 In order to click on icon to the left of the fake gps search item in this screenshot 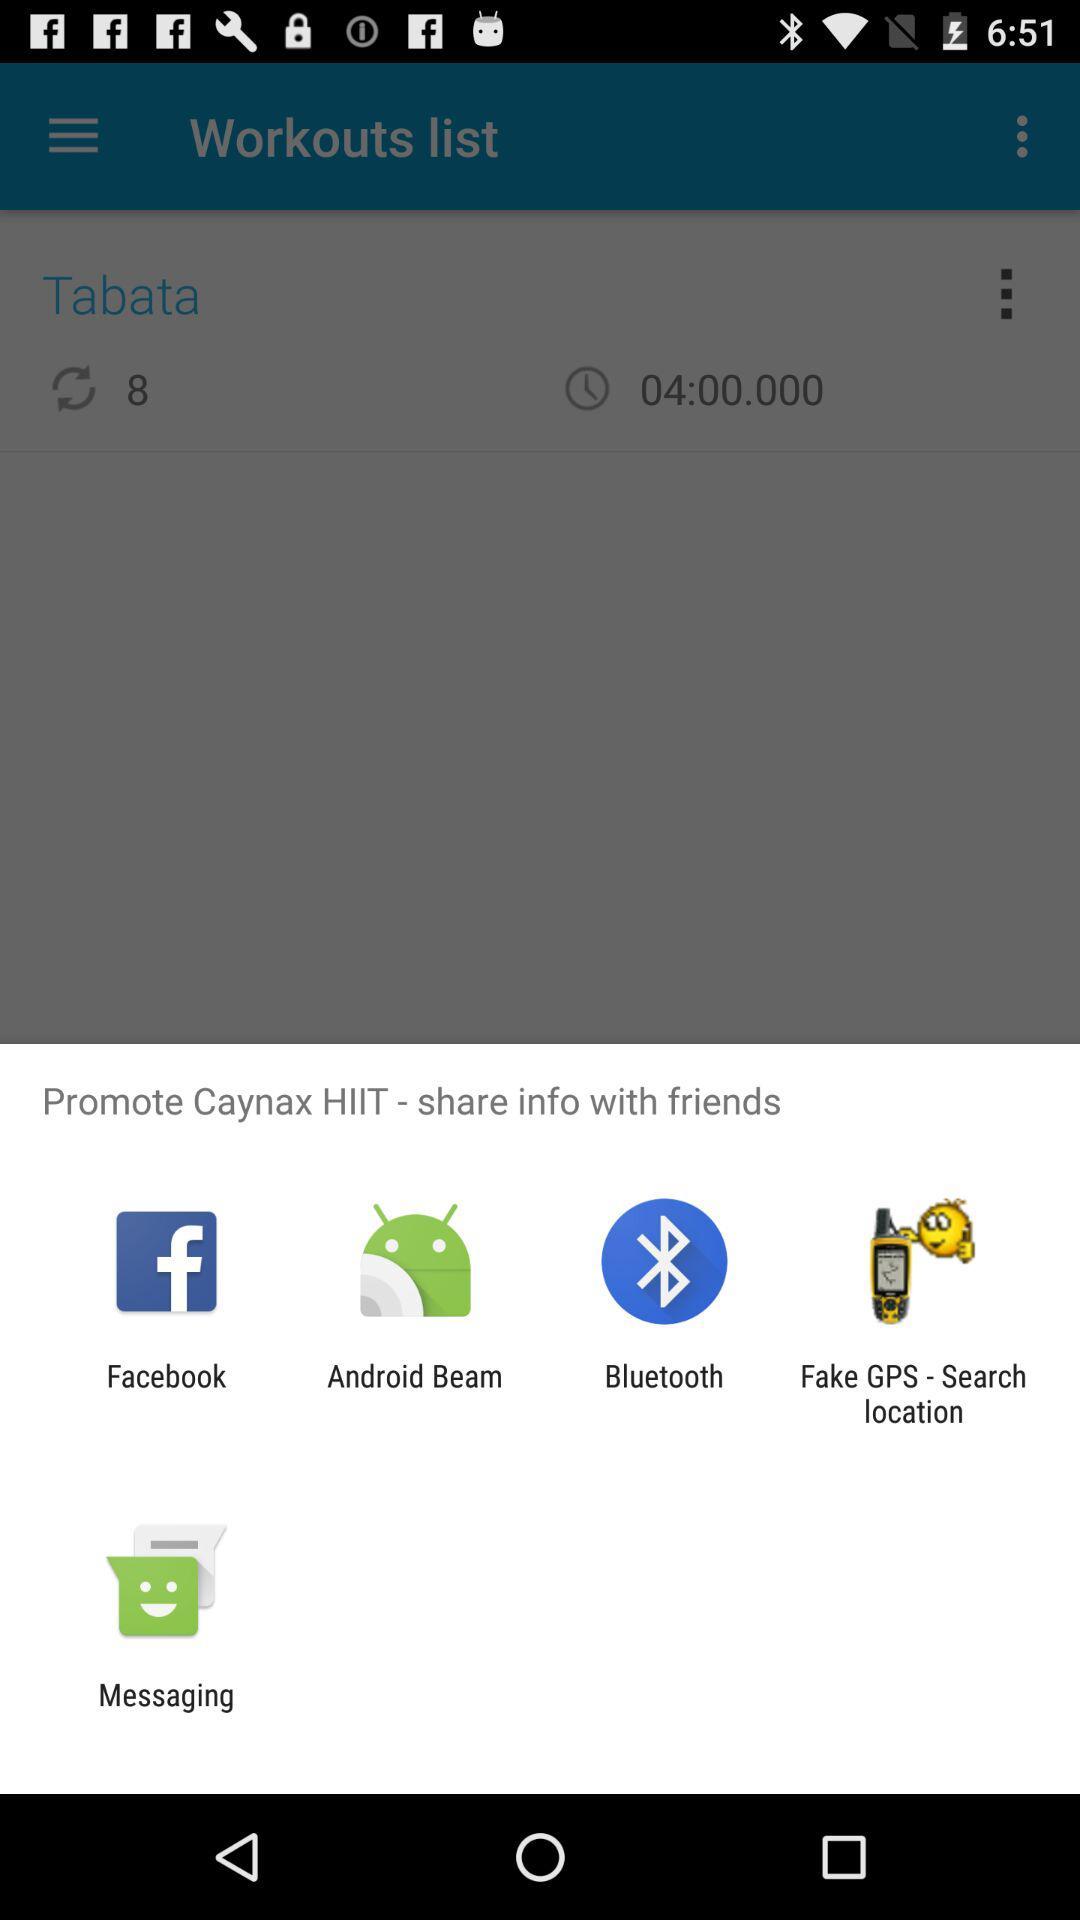, I will do `click(664, 1392)`.